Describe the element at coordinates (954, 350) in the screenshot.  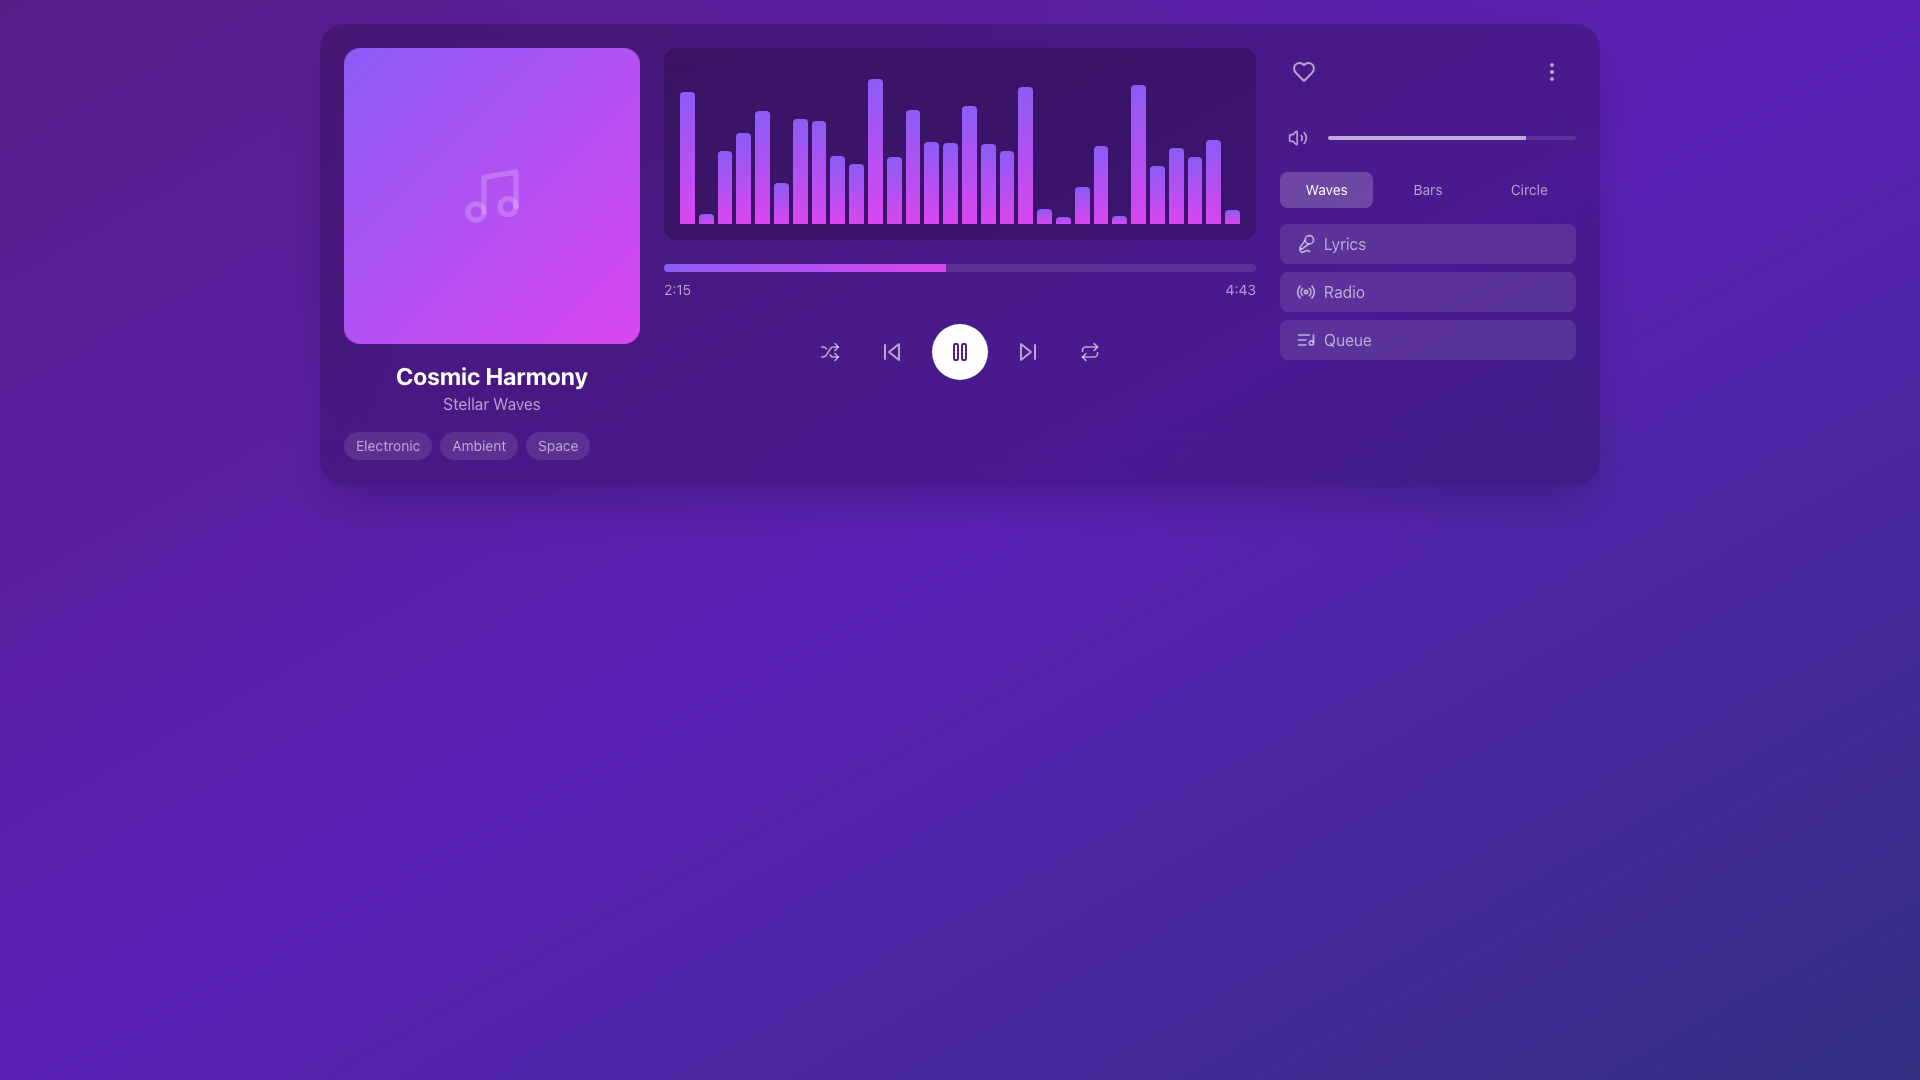
I see `the left bar of the pause icon, which is part of the pause button in the center of the playback controls` at that location.